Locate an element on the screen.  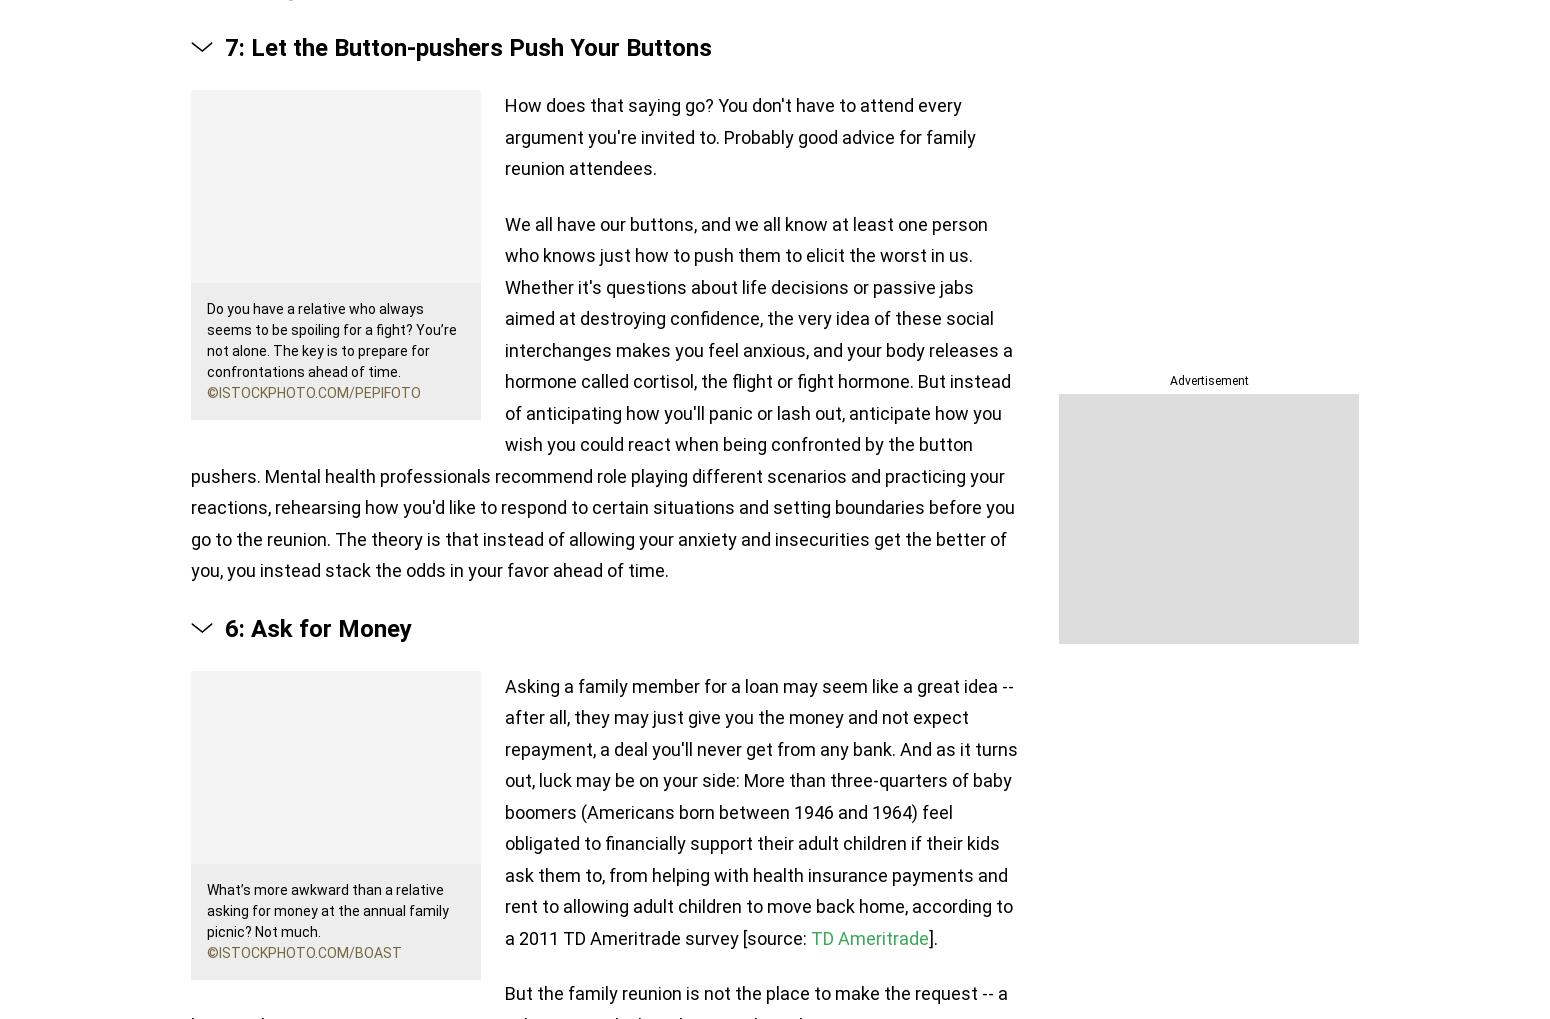
'].' is located at coordinates (932, 936).